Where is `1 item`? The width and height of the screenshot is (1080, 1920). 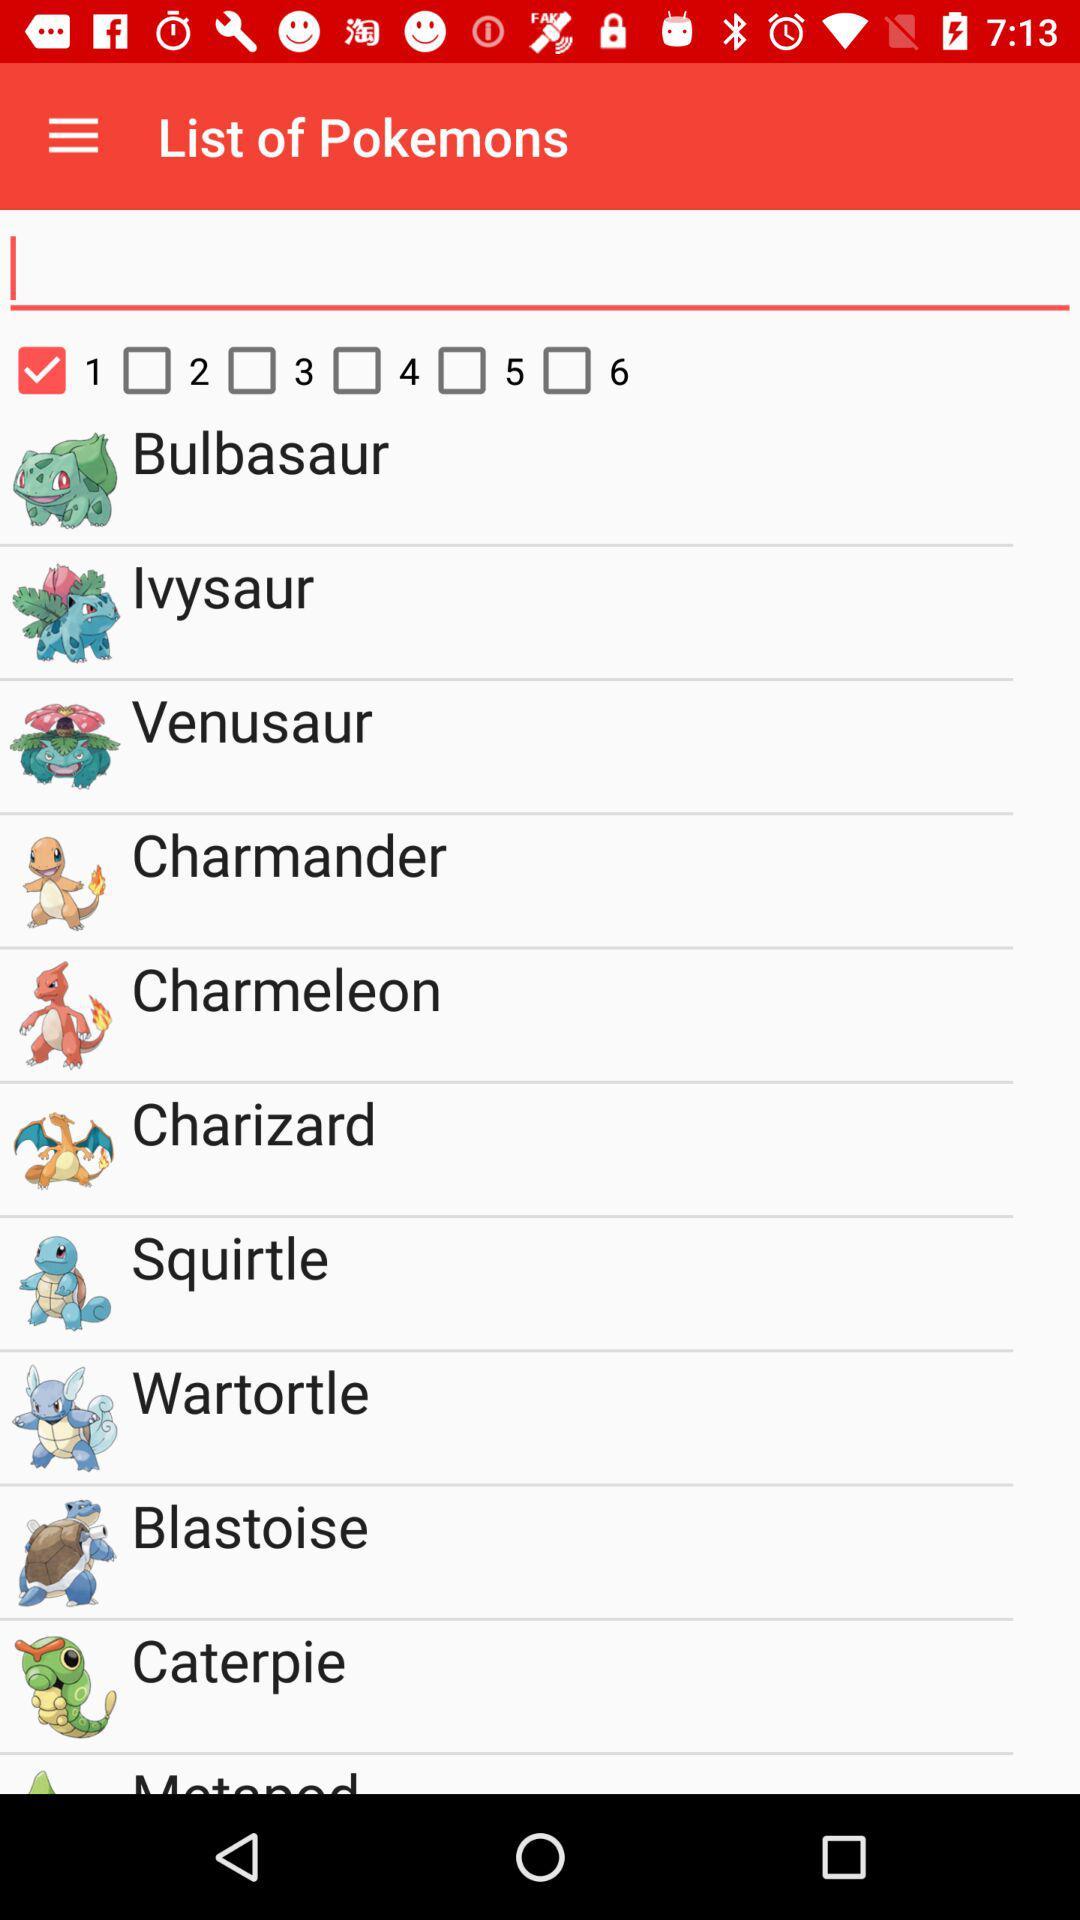 1 item is located at coordinates (51, 370).